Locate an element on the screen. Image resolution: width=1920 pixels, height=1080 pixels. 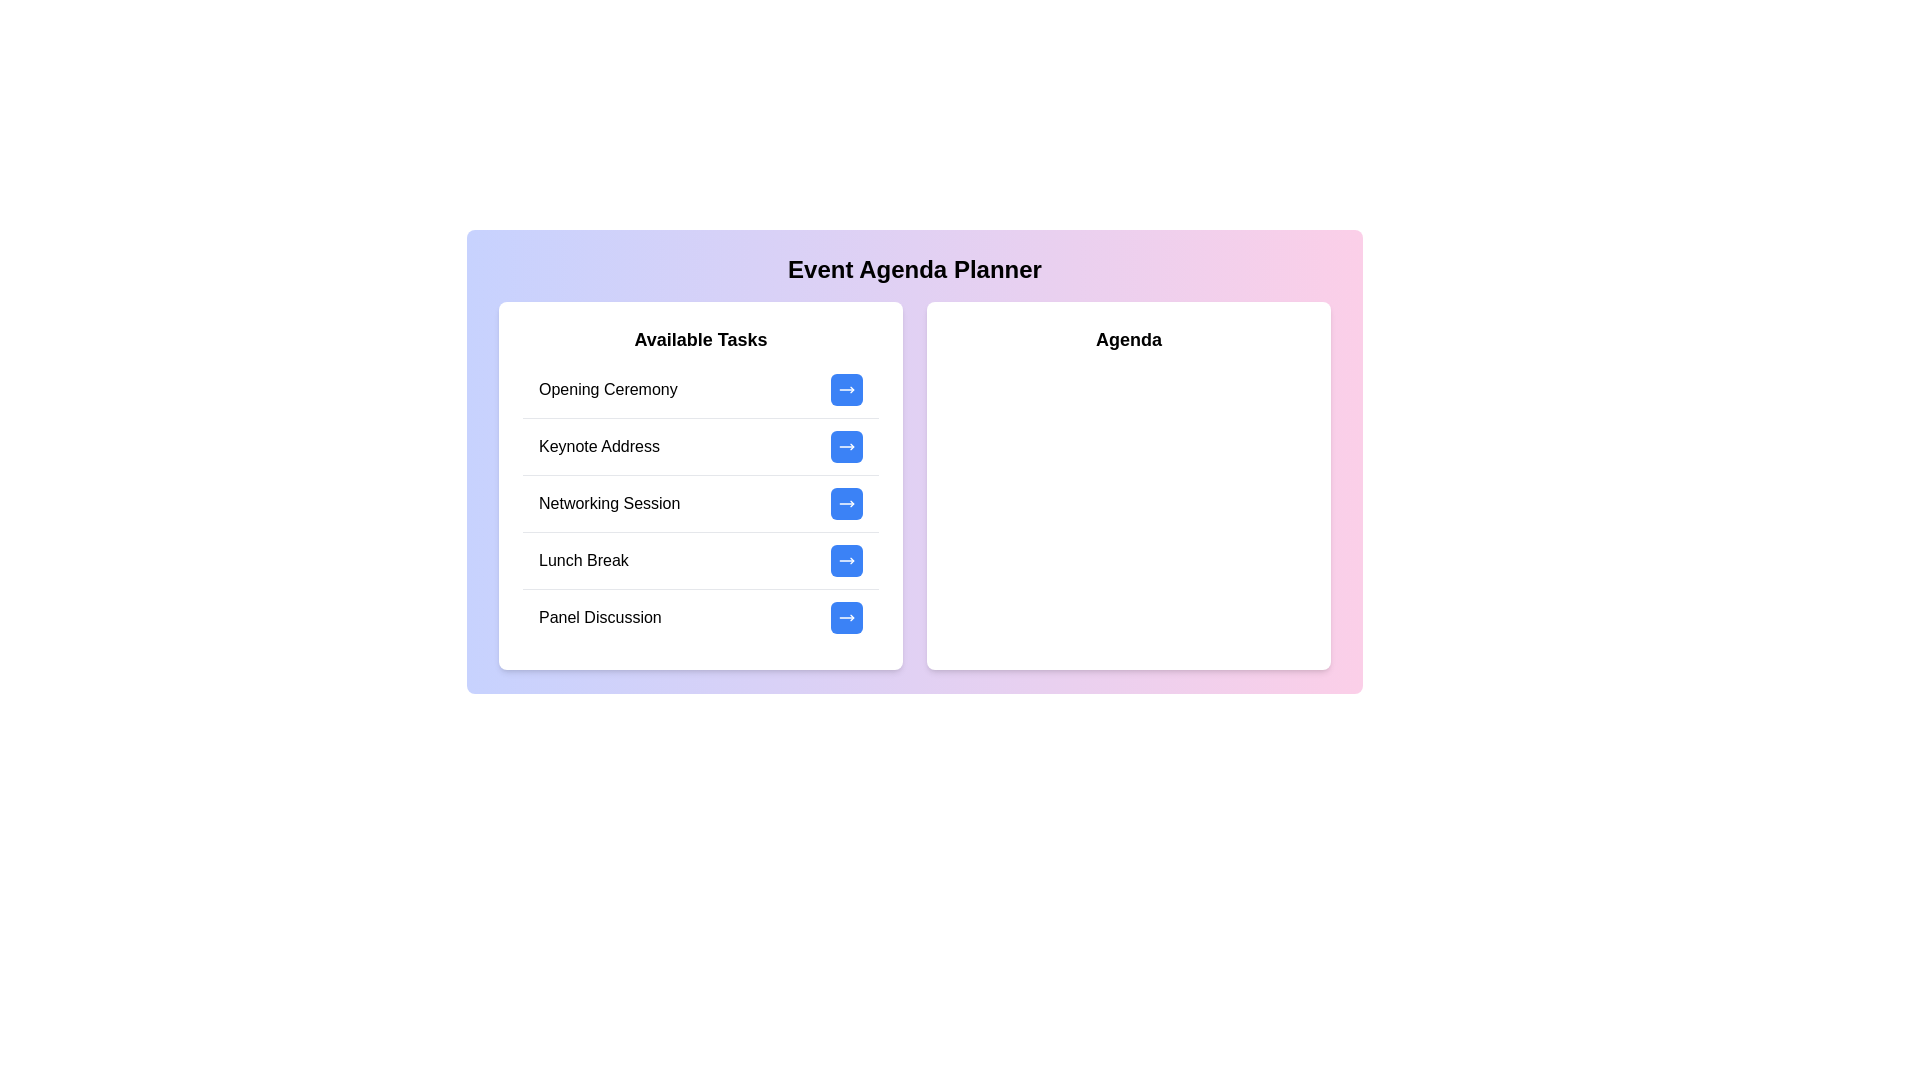
the button corresponding to the task 'Networking Session' in the 'Available Tasks' list to add it to the agenda is located at coordinates (846, 503).